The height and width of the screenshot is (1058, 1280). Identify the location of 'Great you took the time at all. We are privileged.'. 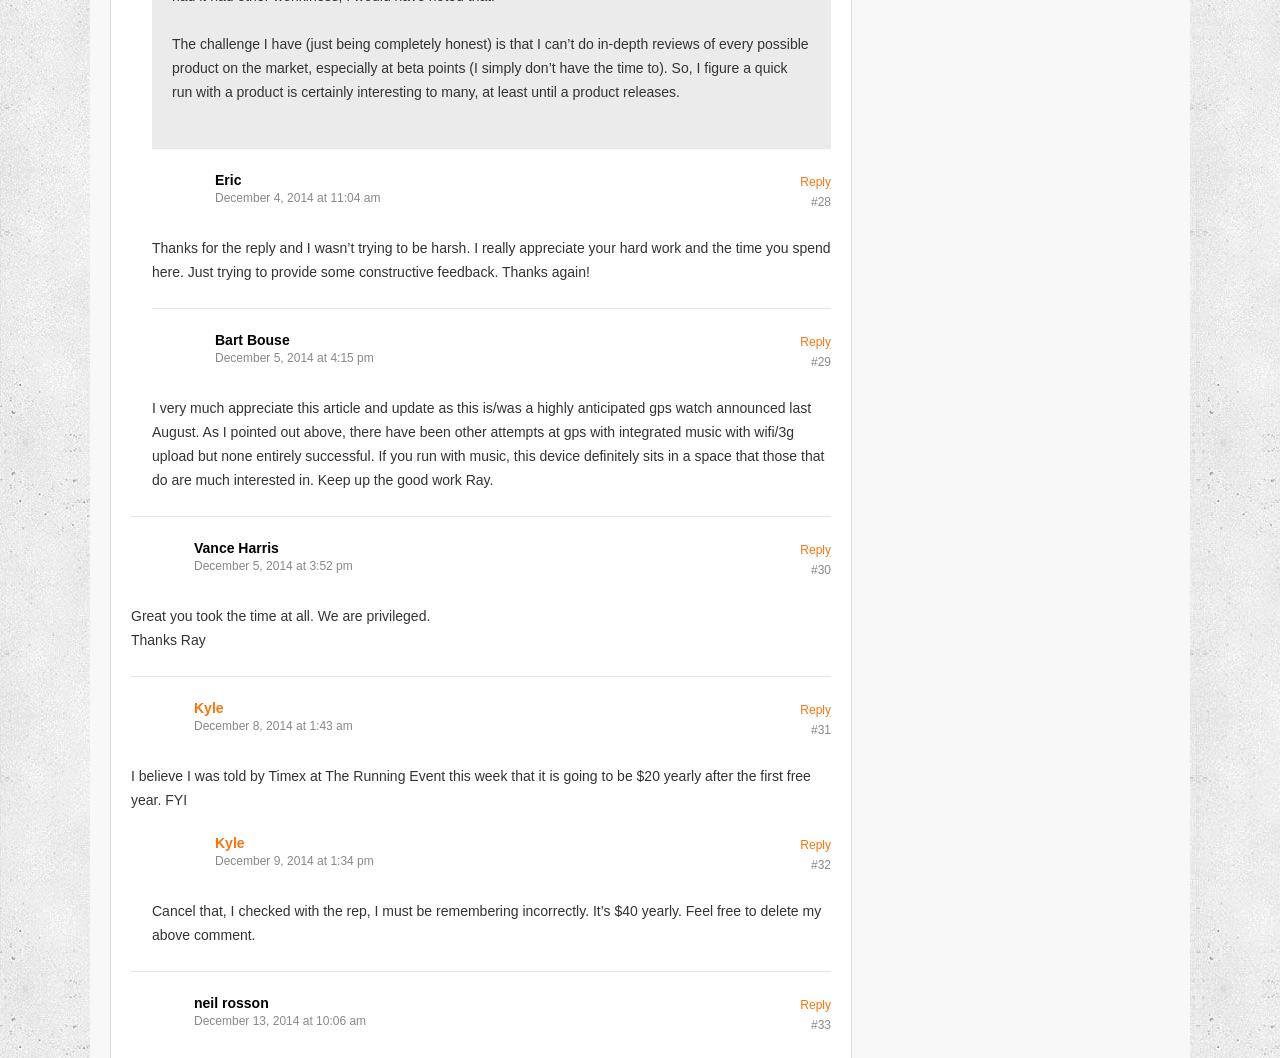
(129, 615).